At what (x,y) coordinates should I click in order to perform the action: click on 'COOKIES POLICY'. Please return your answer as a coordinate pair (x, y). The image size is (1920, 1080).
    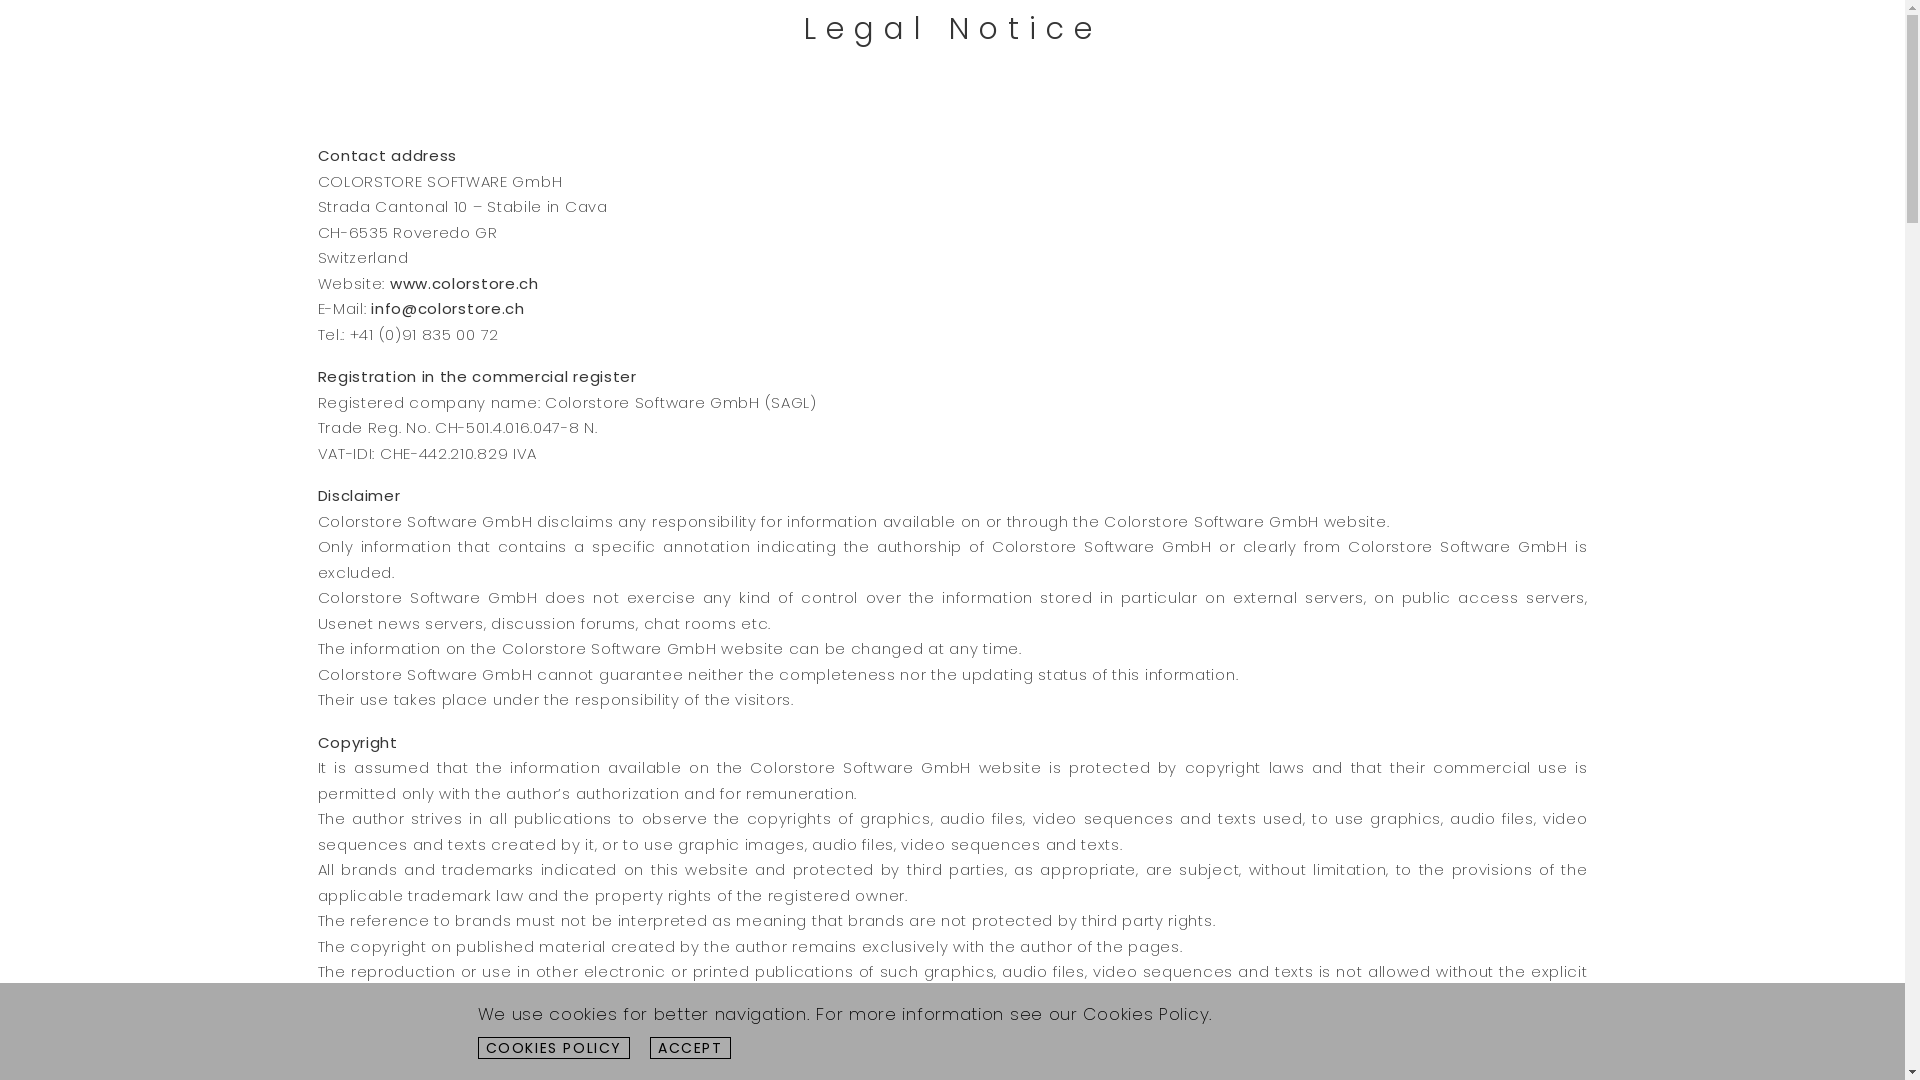
    Looking at the image, I should click on (554, 1047).